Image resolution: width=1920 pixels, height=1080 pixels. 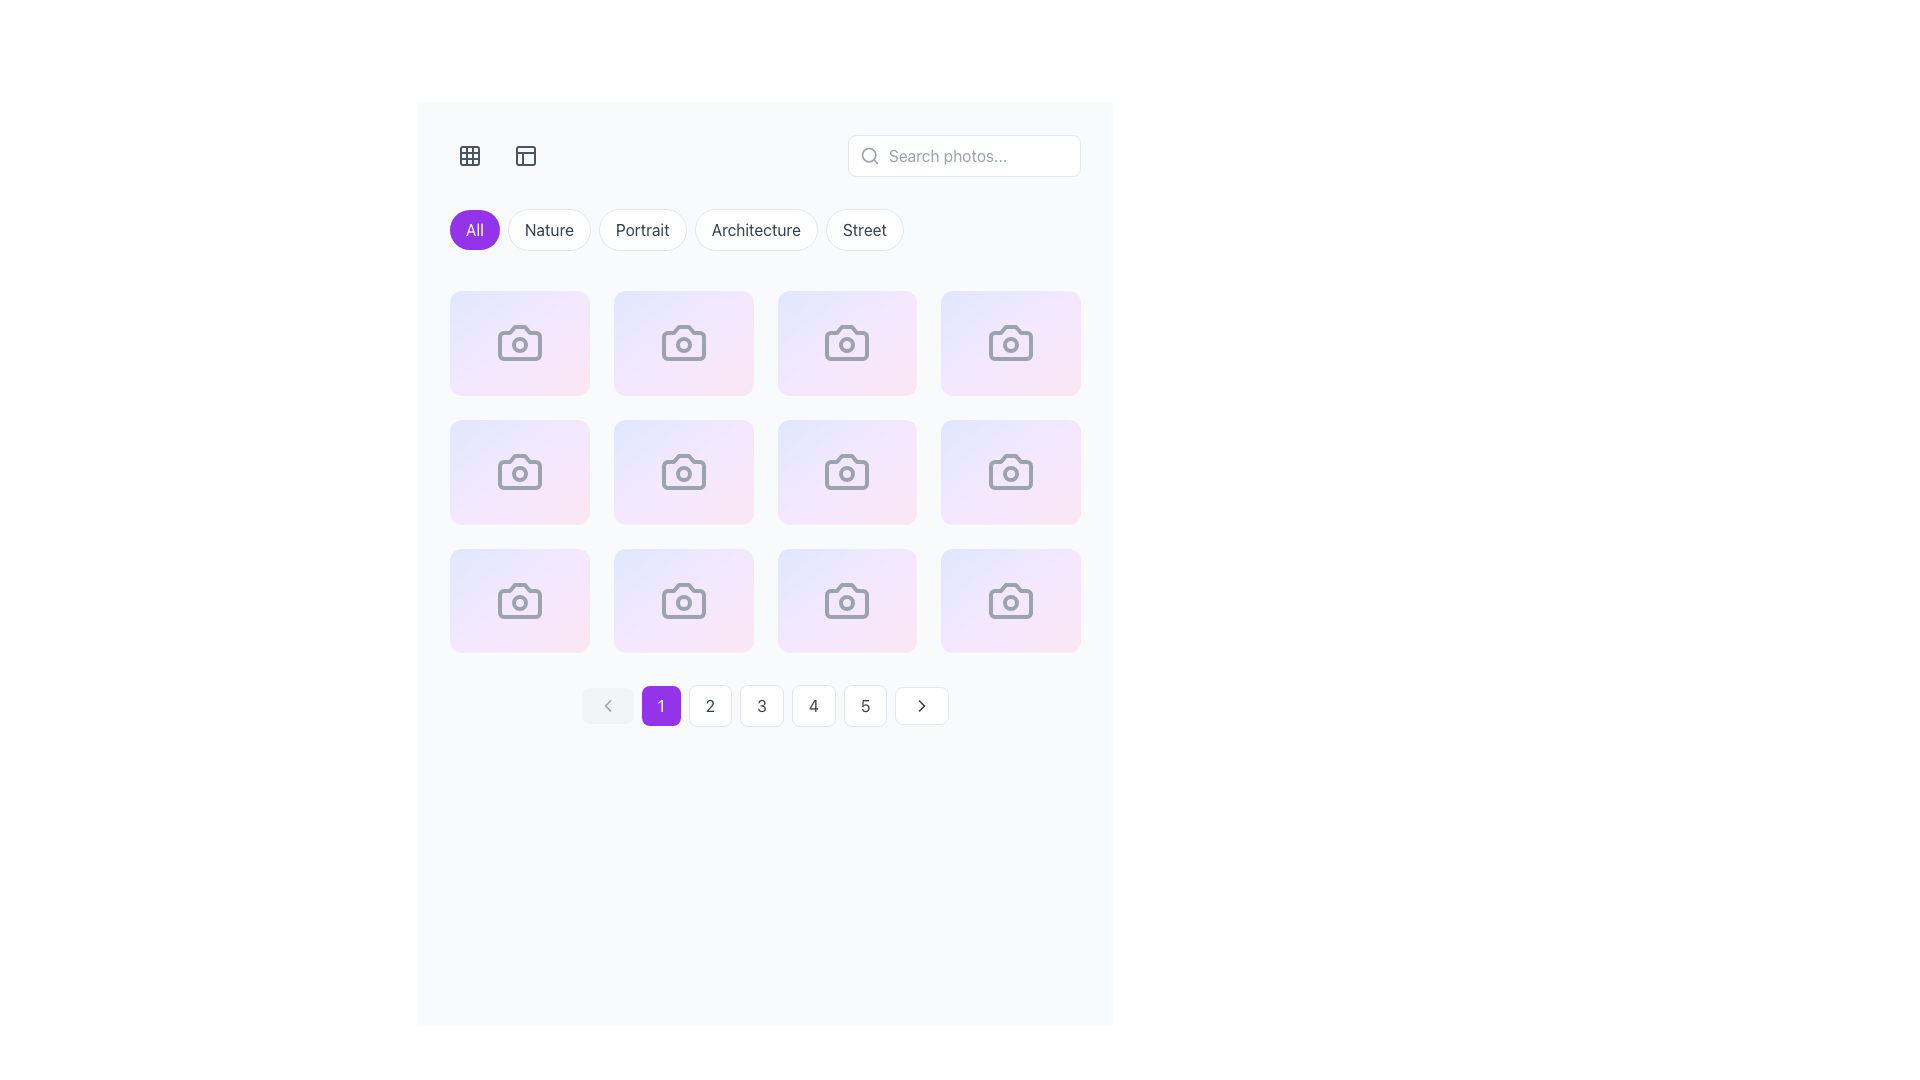 What do you see at coordinates (683, 344) in the screenshot?
I see `the small circular graphic element located at the center of the camera icon in the top row and second column of the grid layout` at bounding box center [683, 344].